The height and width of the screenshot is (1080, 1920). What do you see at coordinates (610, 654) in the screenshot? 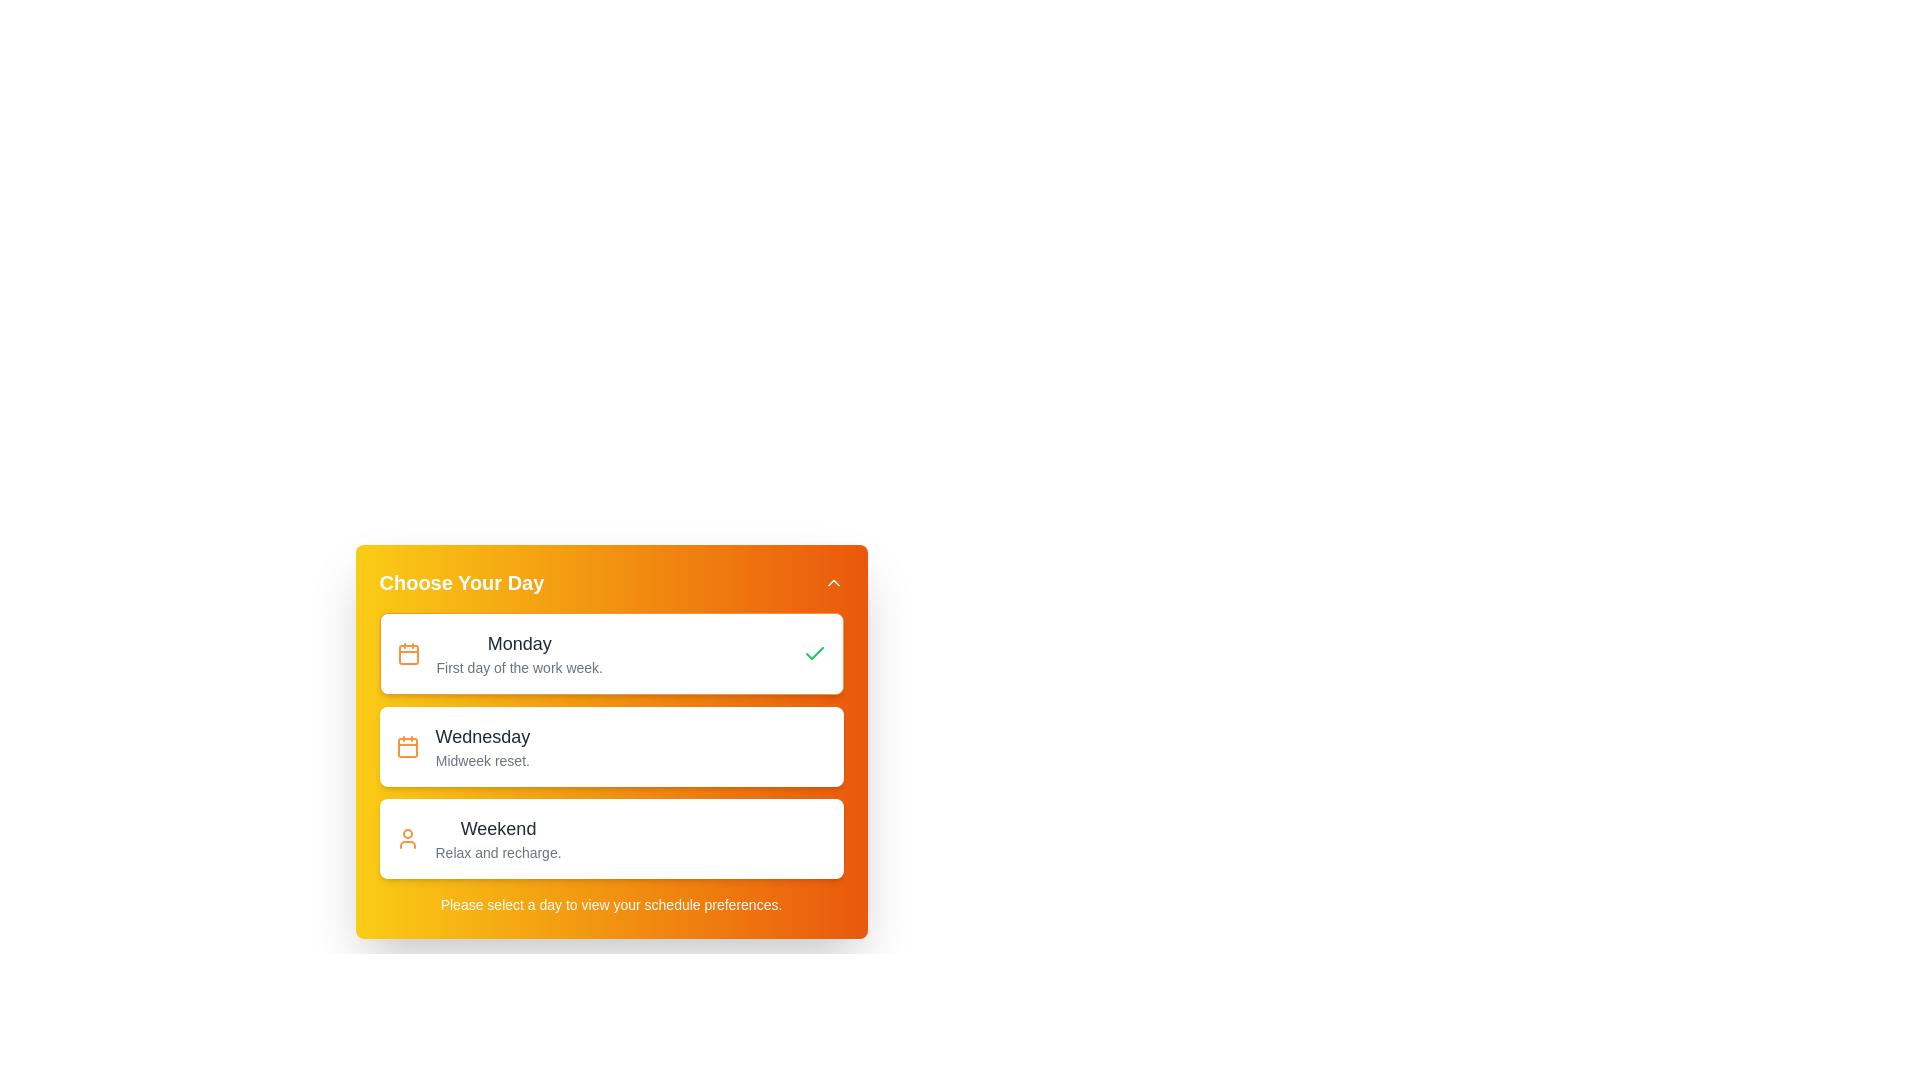
I see `the day Monday from the list` at bounding box center [610, 654].